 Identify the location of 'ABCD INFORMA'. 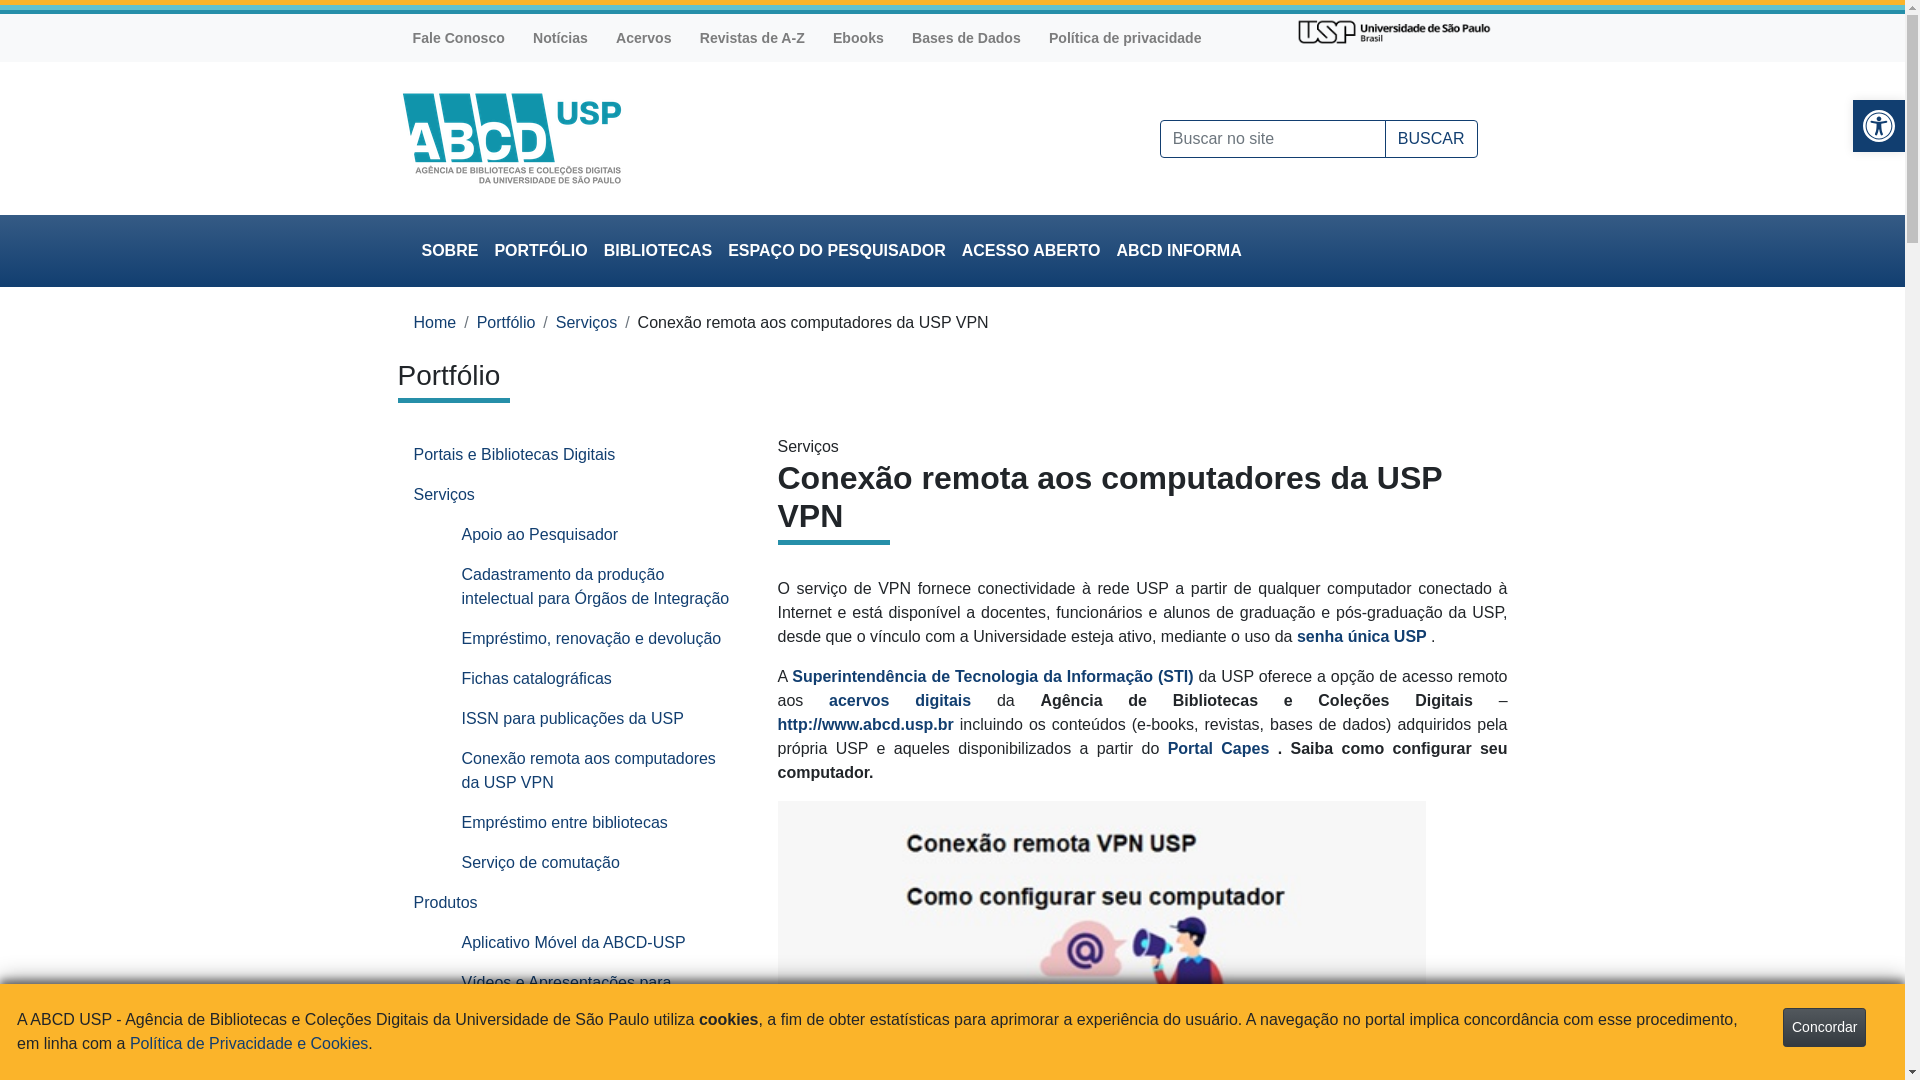
(1178, 249).